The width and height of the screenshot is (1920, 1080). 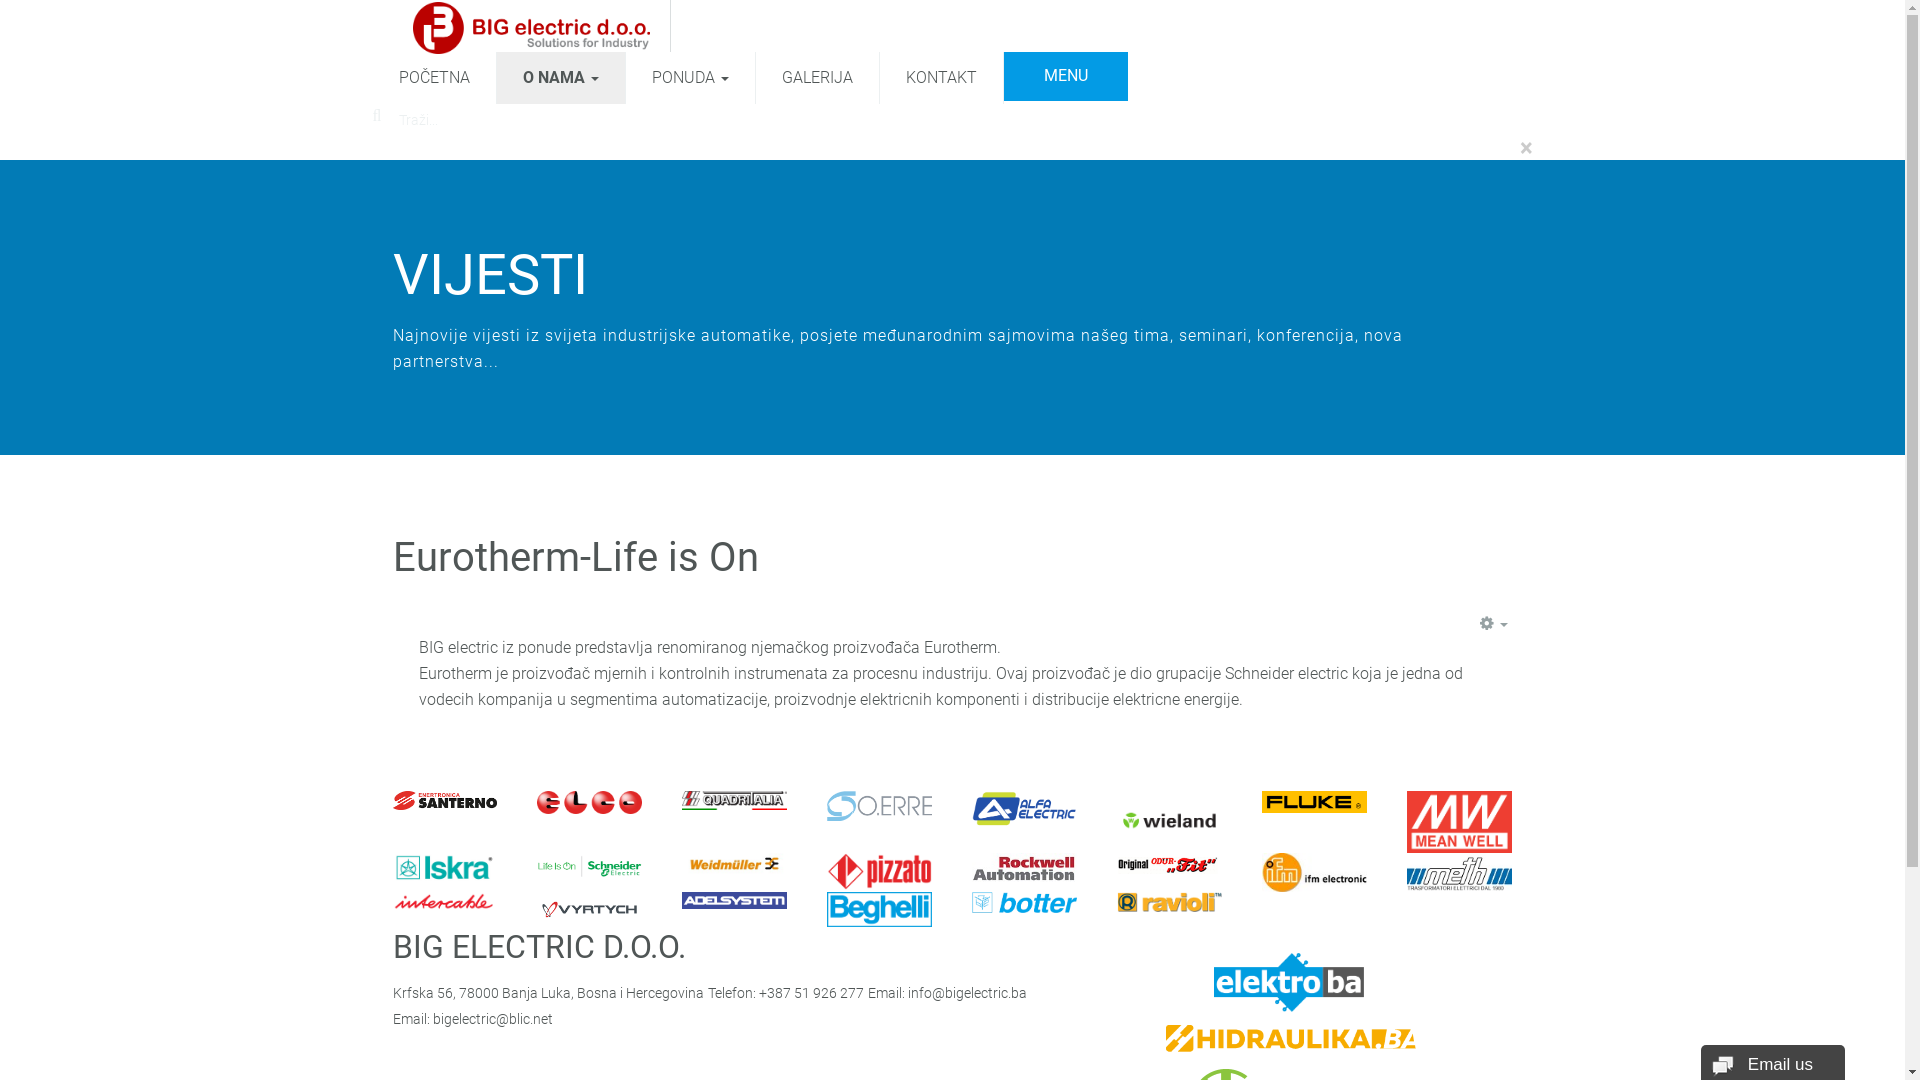 I want to click on 'GALERIJA', so click(x=817, y=76).